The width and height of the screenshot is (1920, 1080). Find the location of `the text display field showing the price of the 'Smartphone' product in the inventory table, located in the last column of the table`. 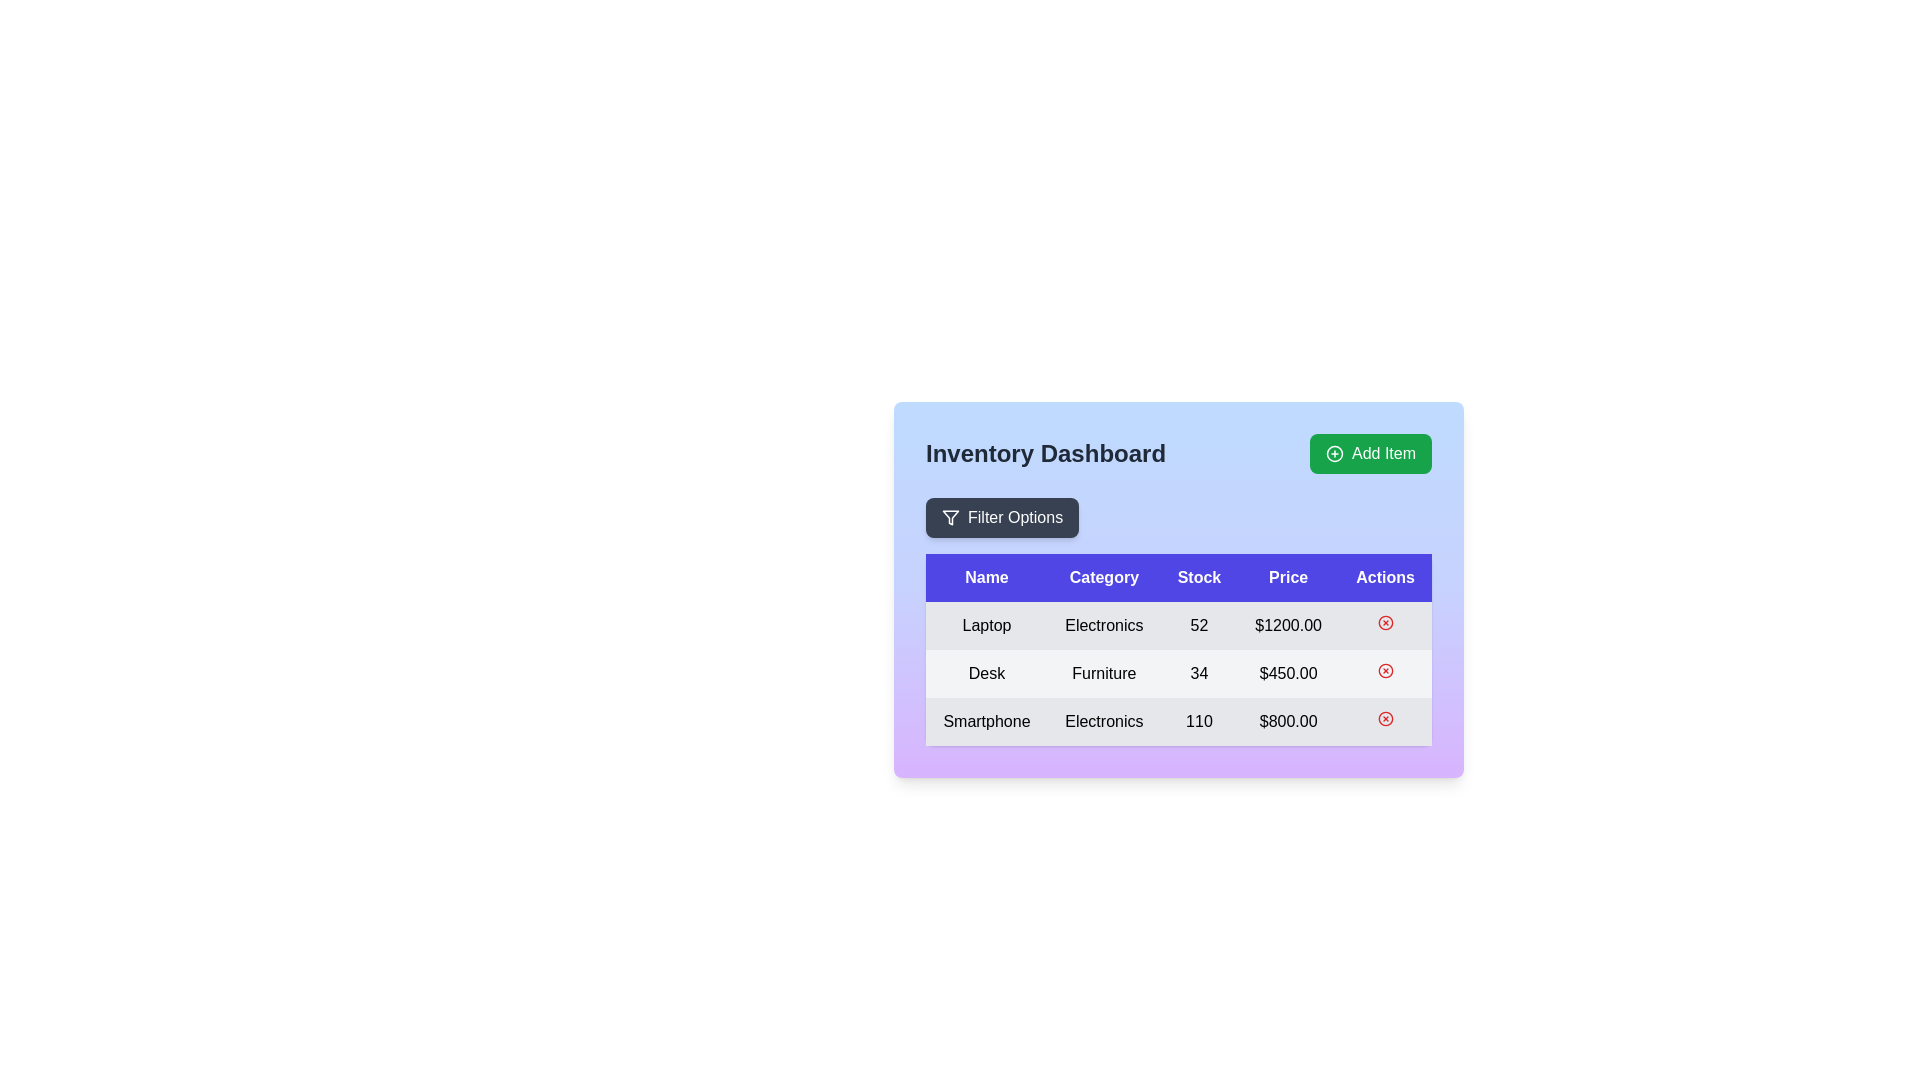

the text display field showing the price of the 'Smartphone' product in the inventory table, located in the last column of the table is located at coordinates (1288, 721).